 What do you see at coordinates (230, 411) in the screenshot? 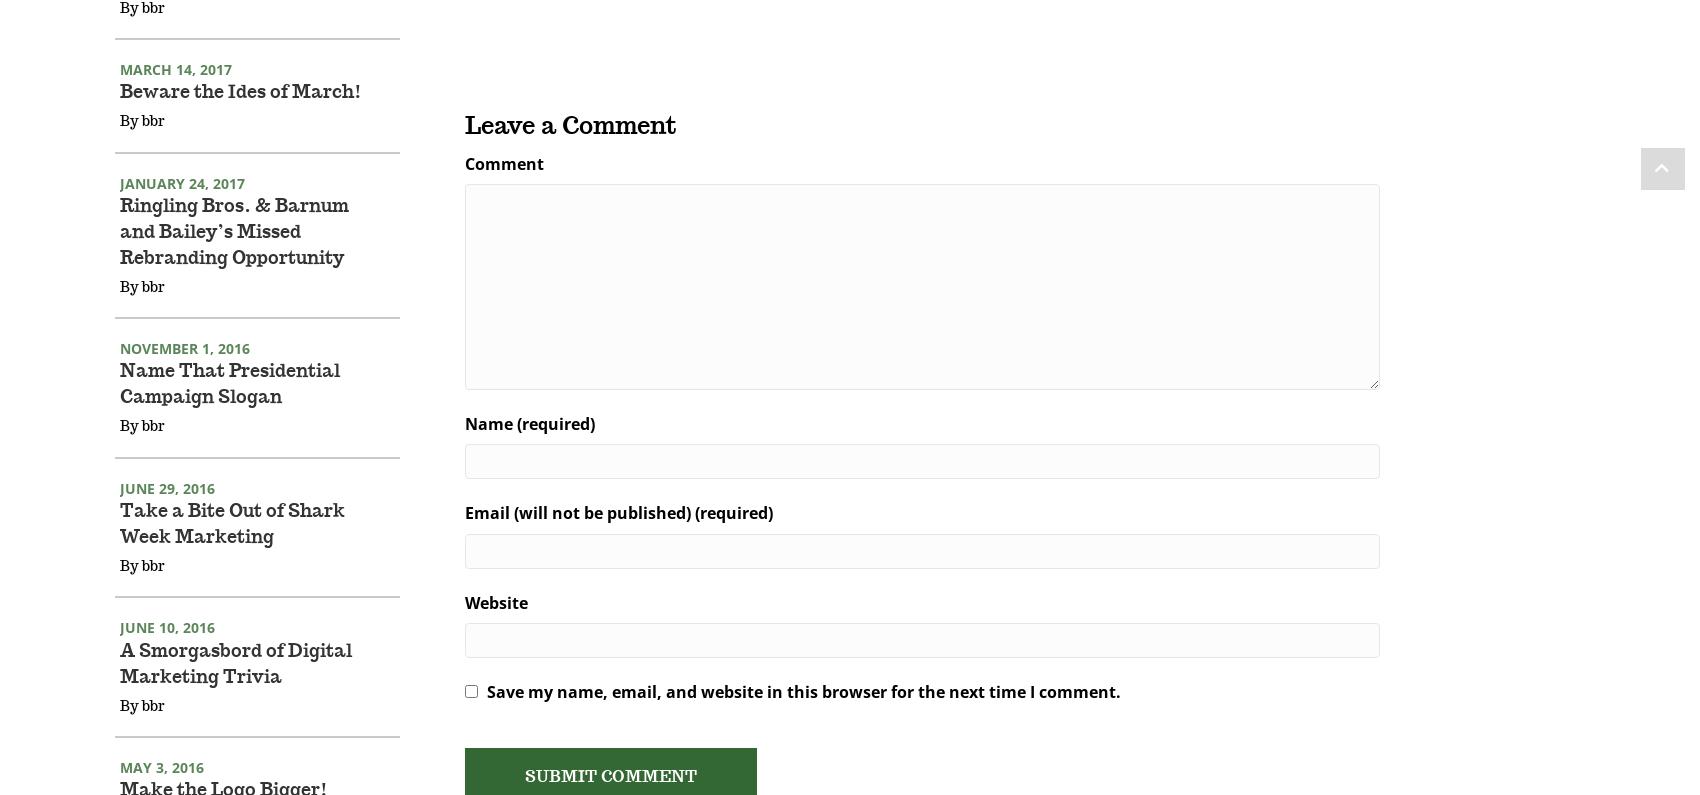
I see `'Name That Presidential Campaign Slogan'` at bounding box center [230, 411].